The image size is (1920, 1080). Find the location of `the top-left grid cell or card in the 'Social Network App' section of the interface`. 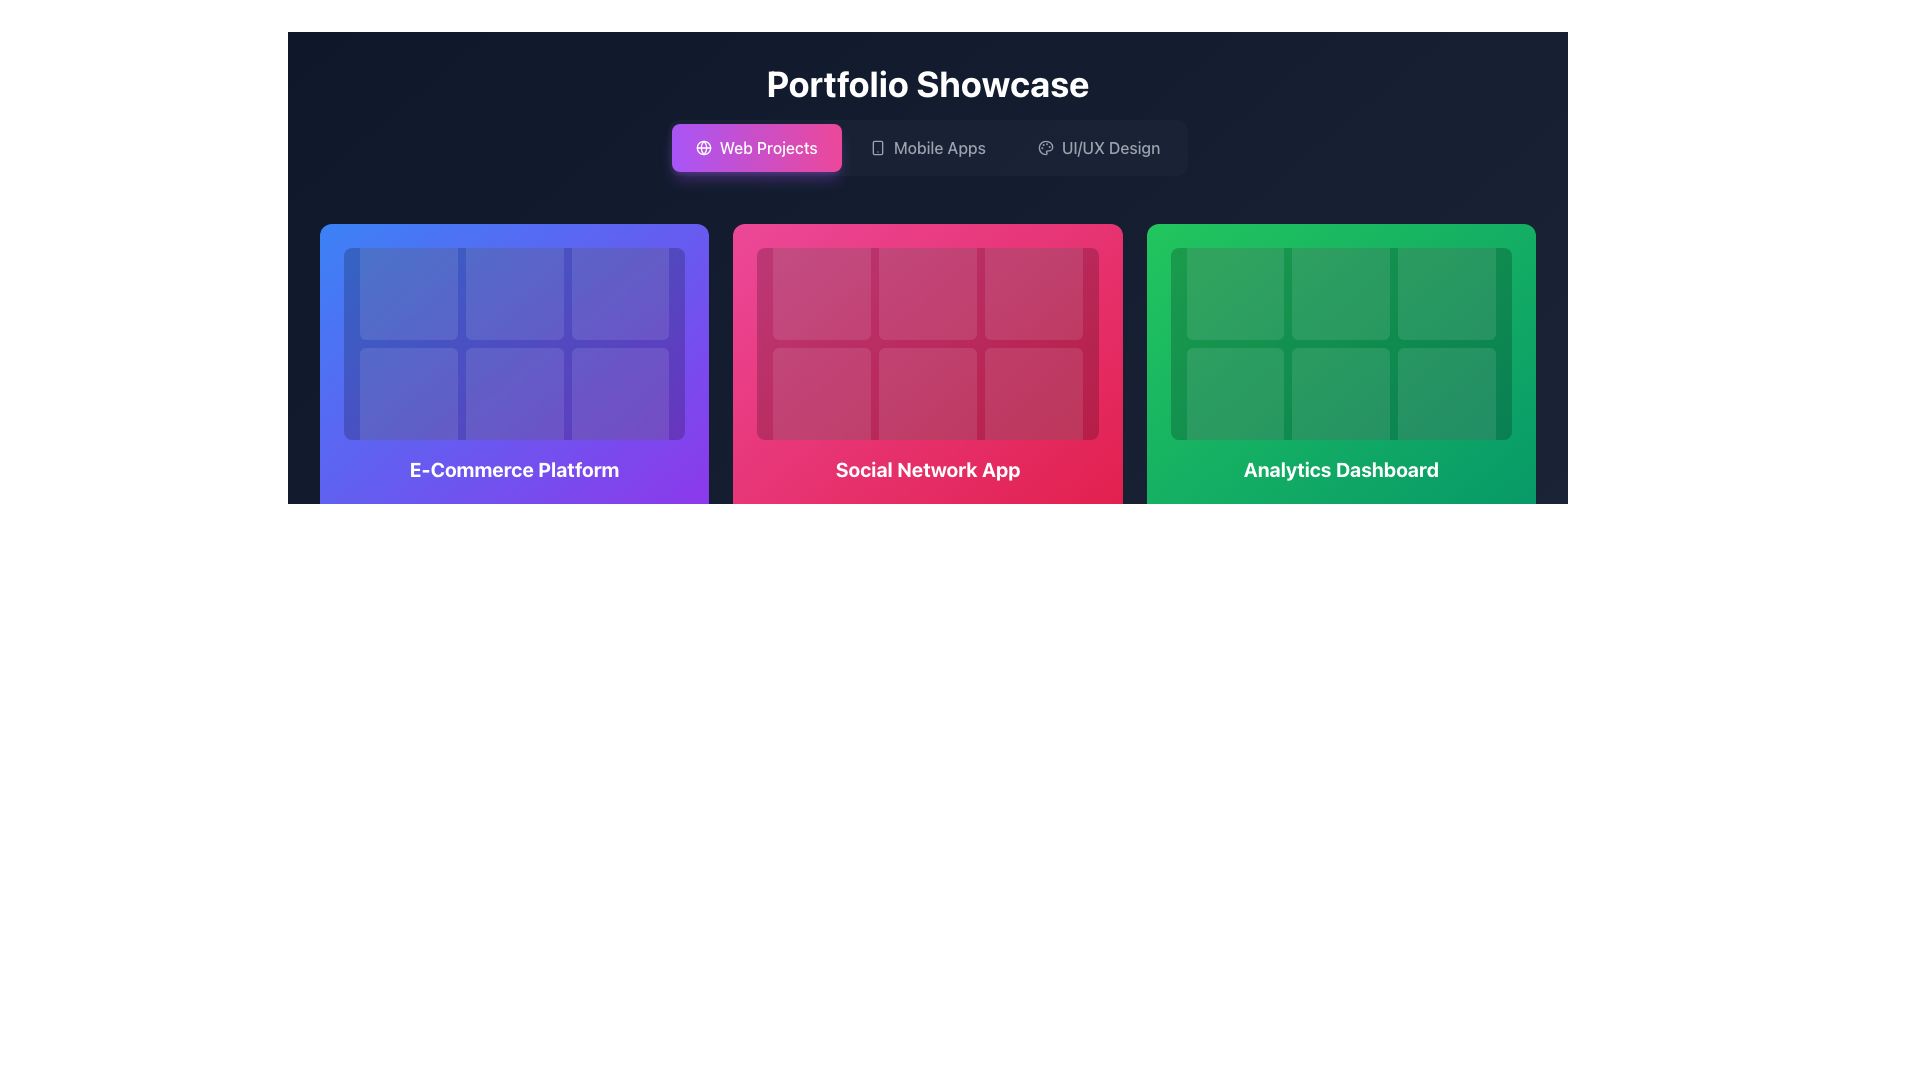

the top-left grid cell or card in the 'Social Network App' section of the interface is located at coordinates (821, 290).